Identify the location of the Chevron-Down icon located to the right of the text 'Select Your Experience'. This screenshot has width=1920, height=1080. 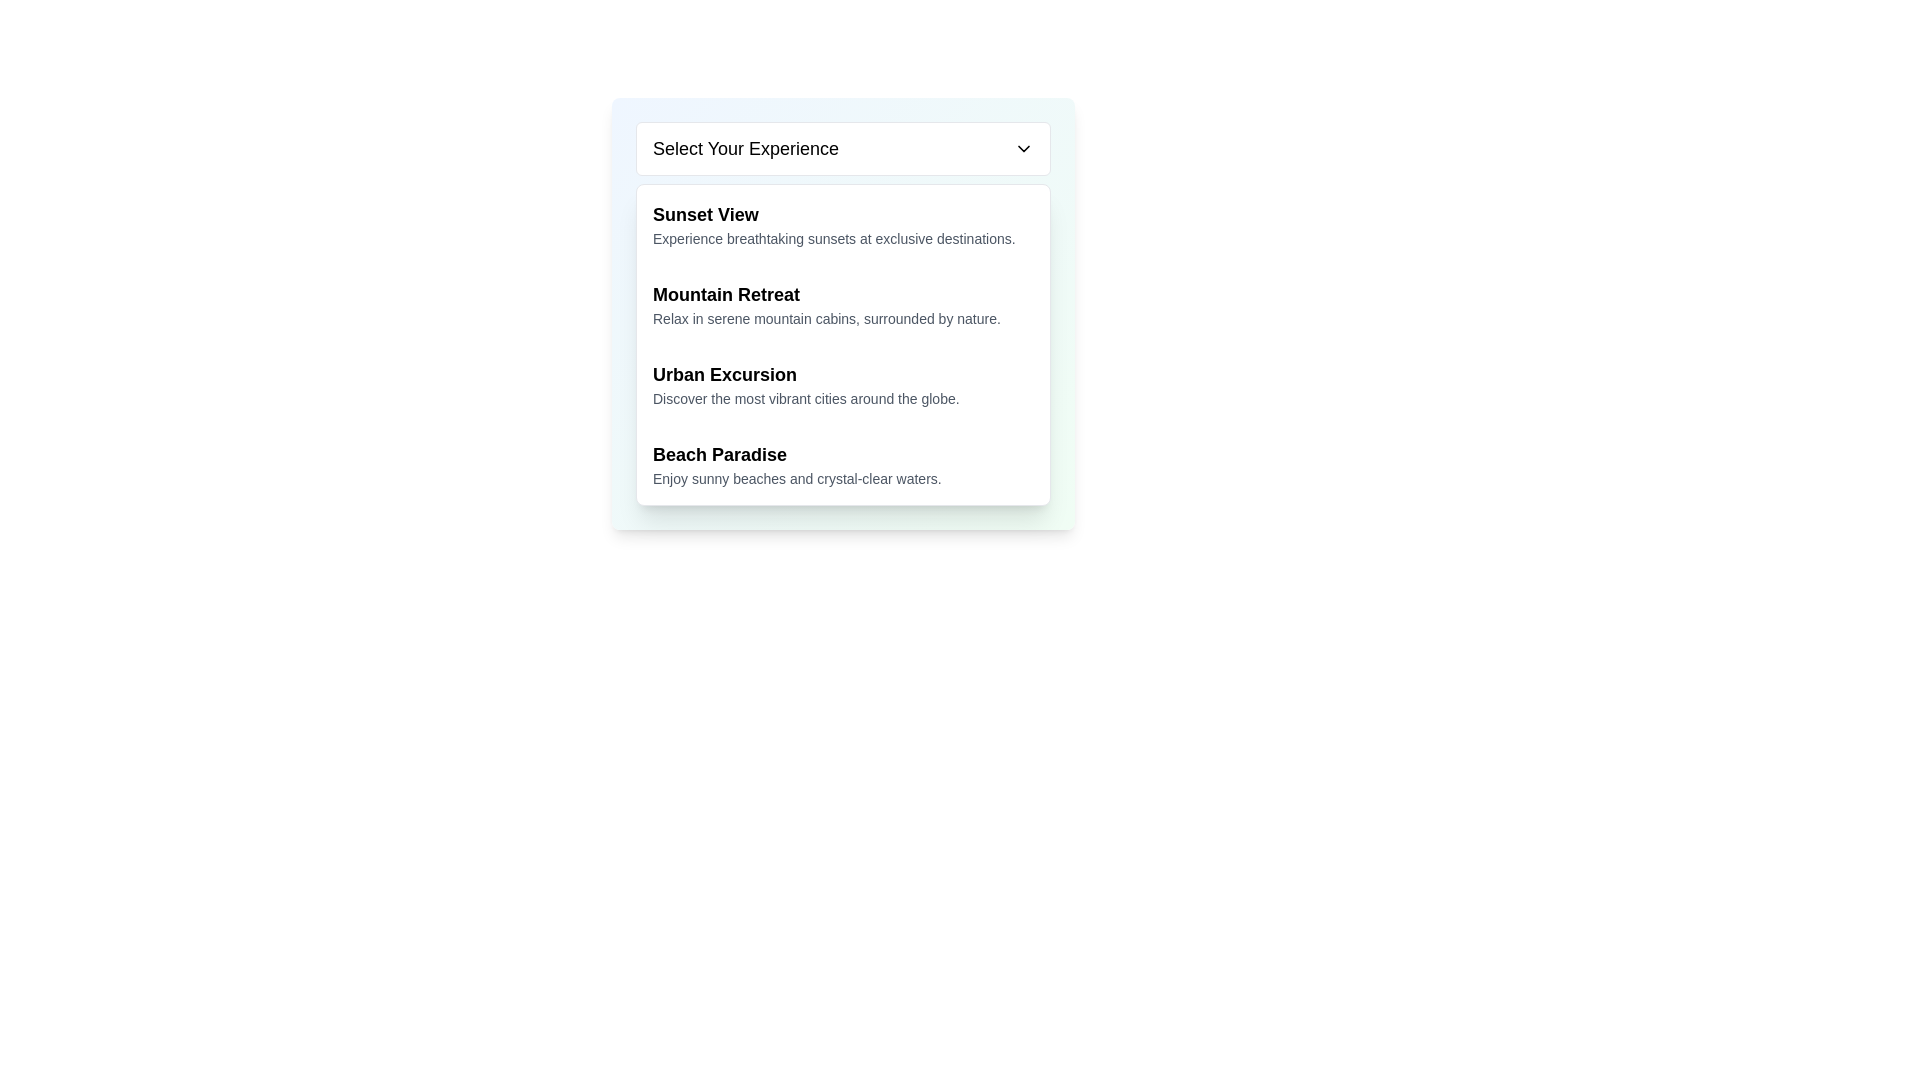
(1023, 148).